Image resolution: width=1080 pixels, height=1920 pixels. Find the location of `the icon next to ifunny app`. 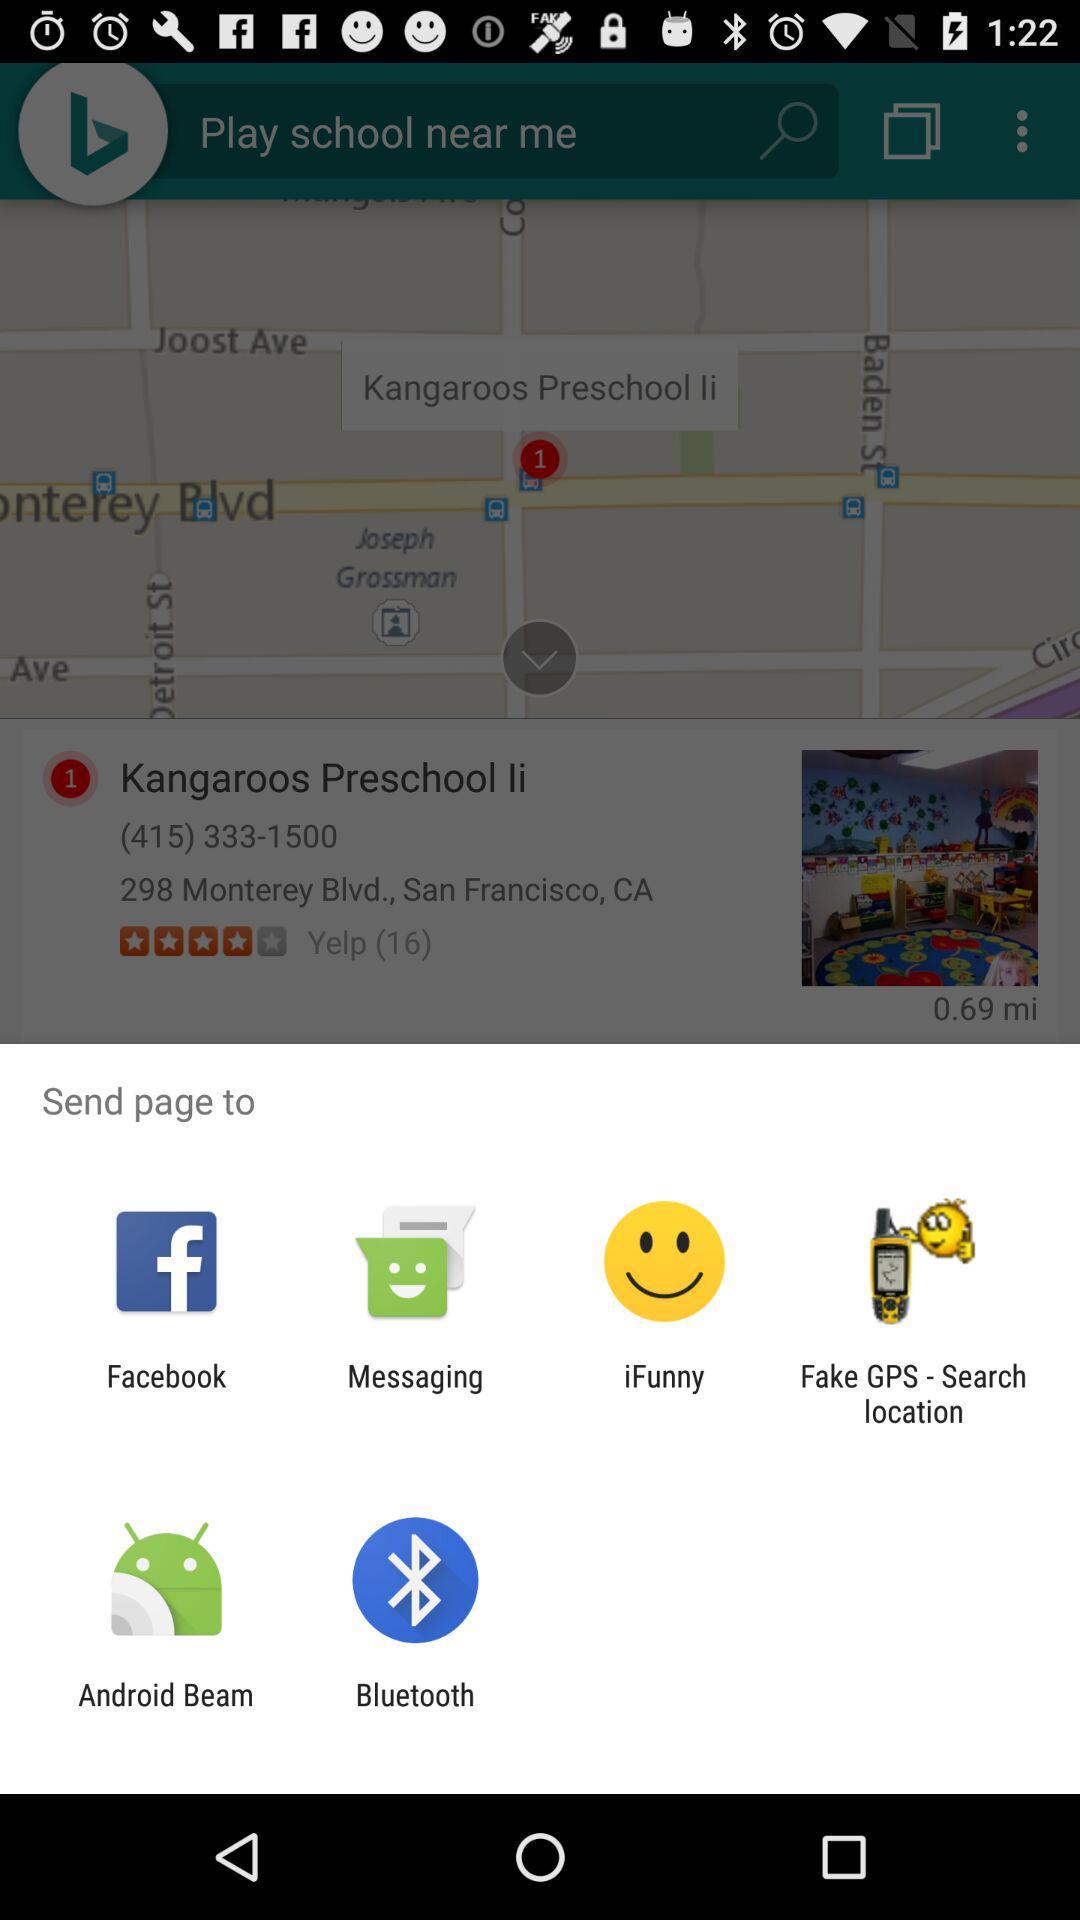

the icon next to ifunny app is located at coordinates (414, 1392).